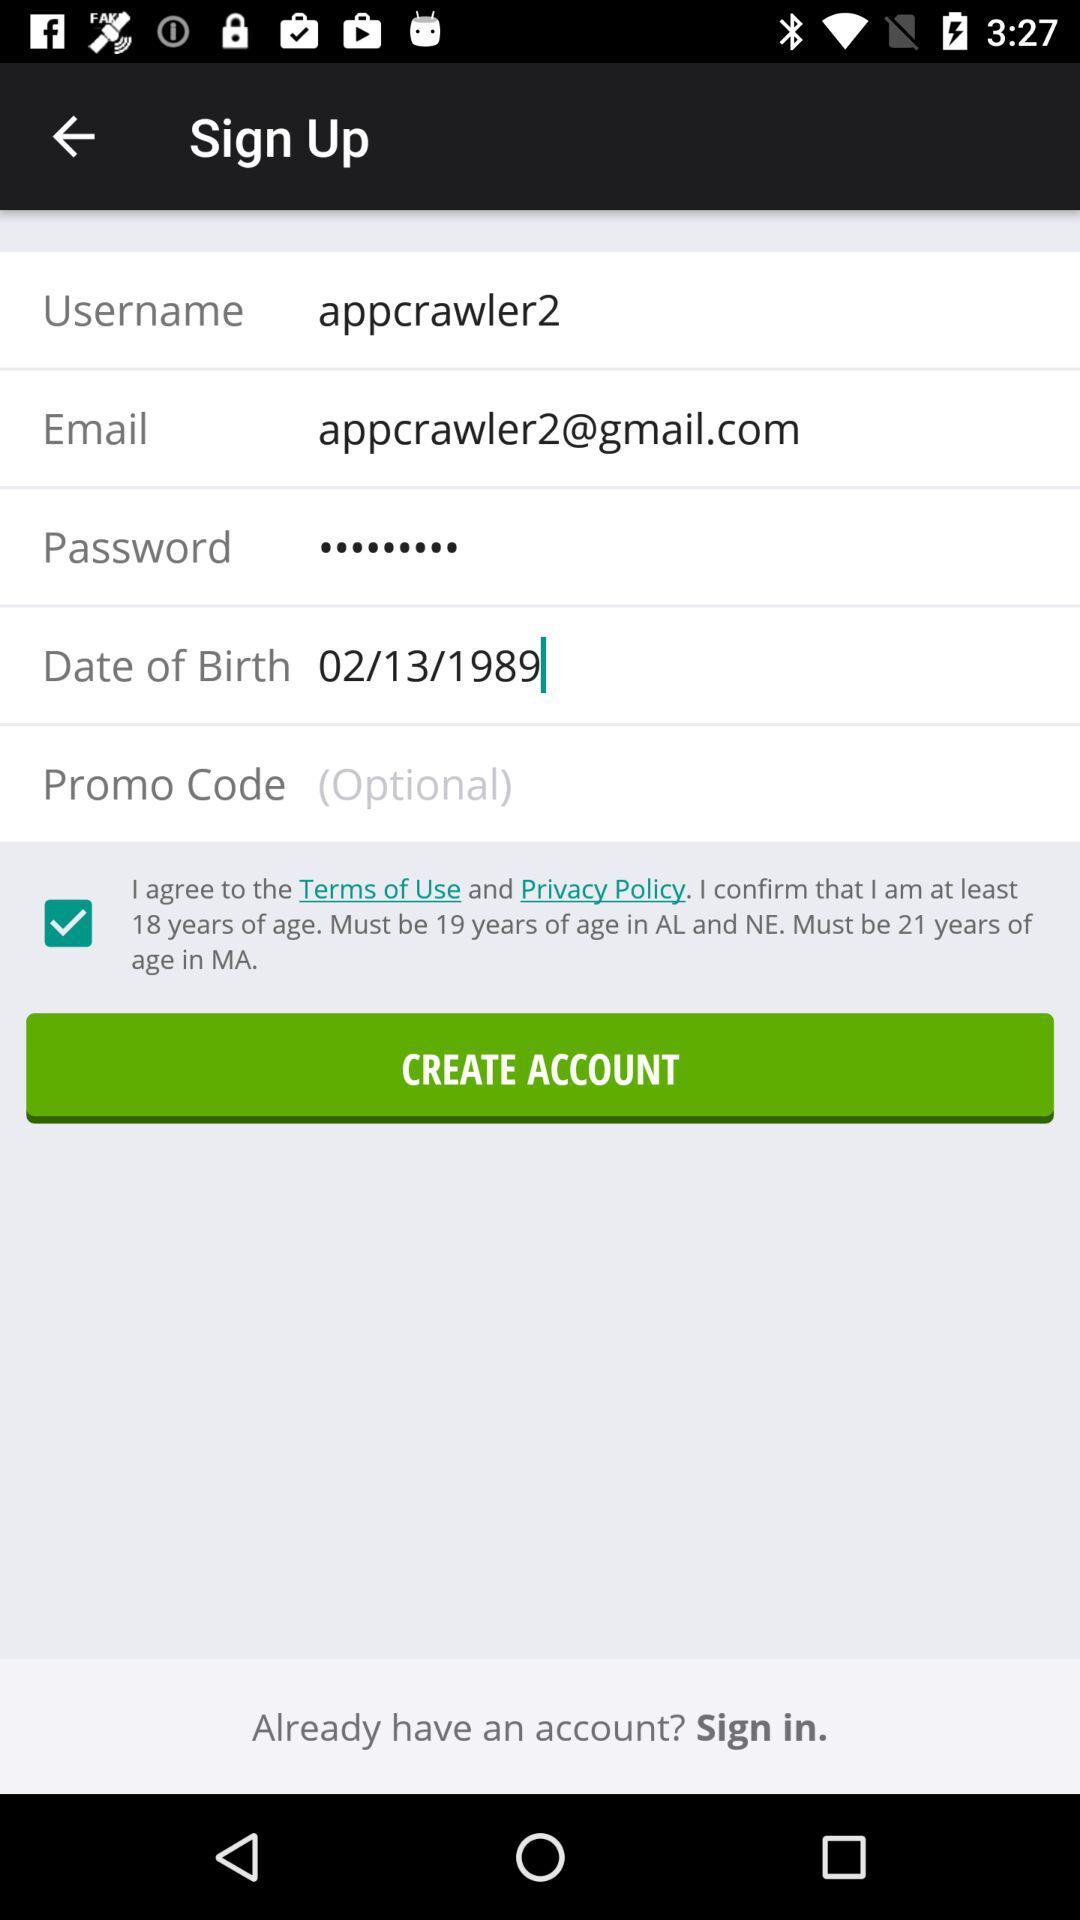  Describe the element at coordinates (582, 922) in the screenshot. I see `the i agree to` at that location.